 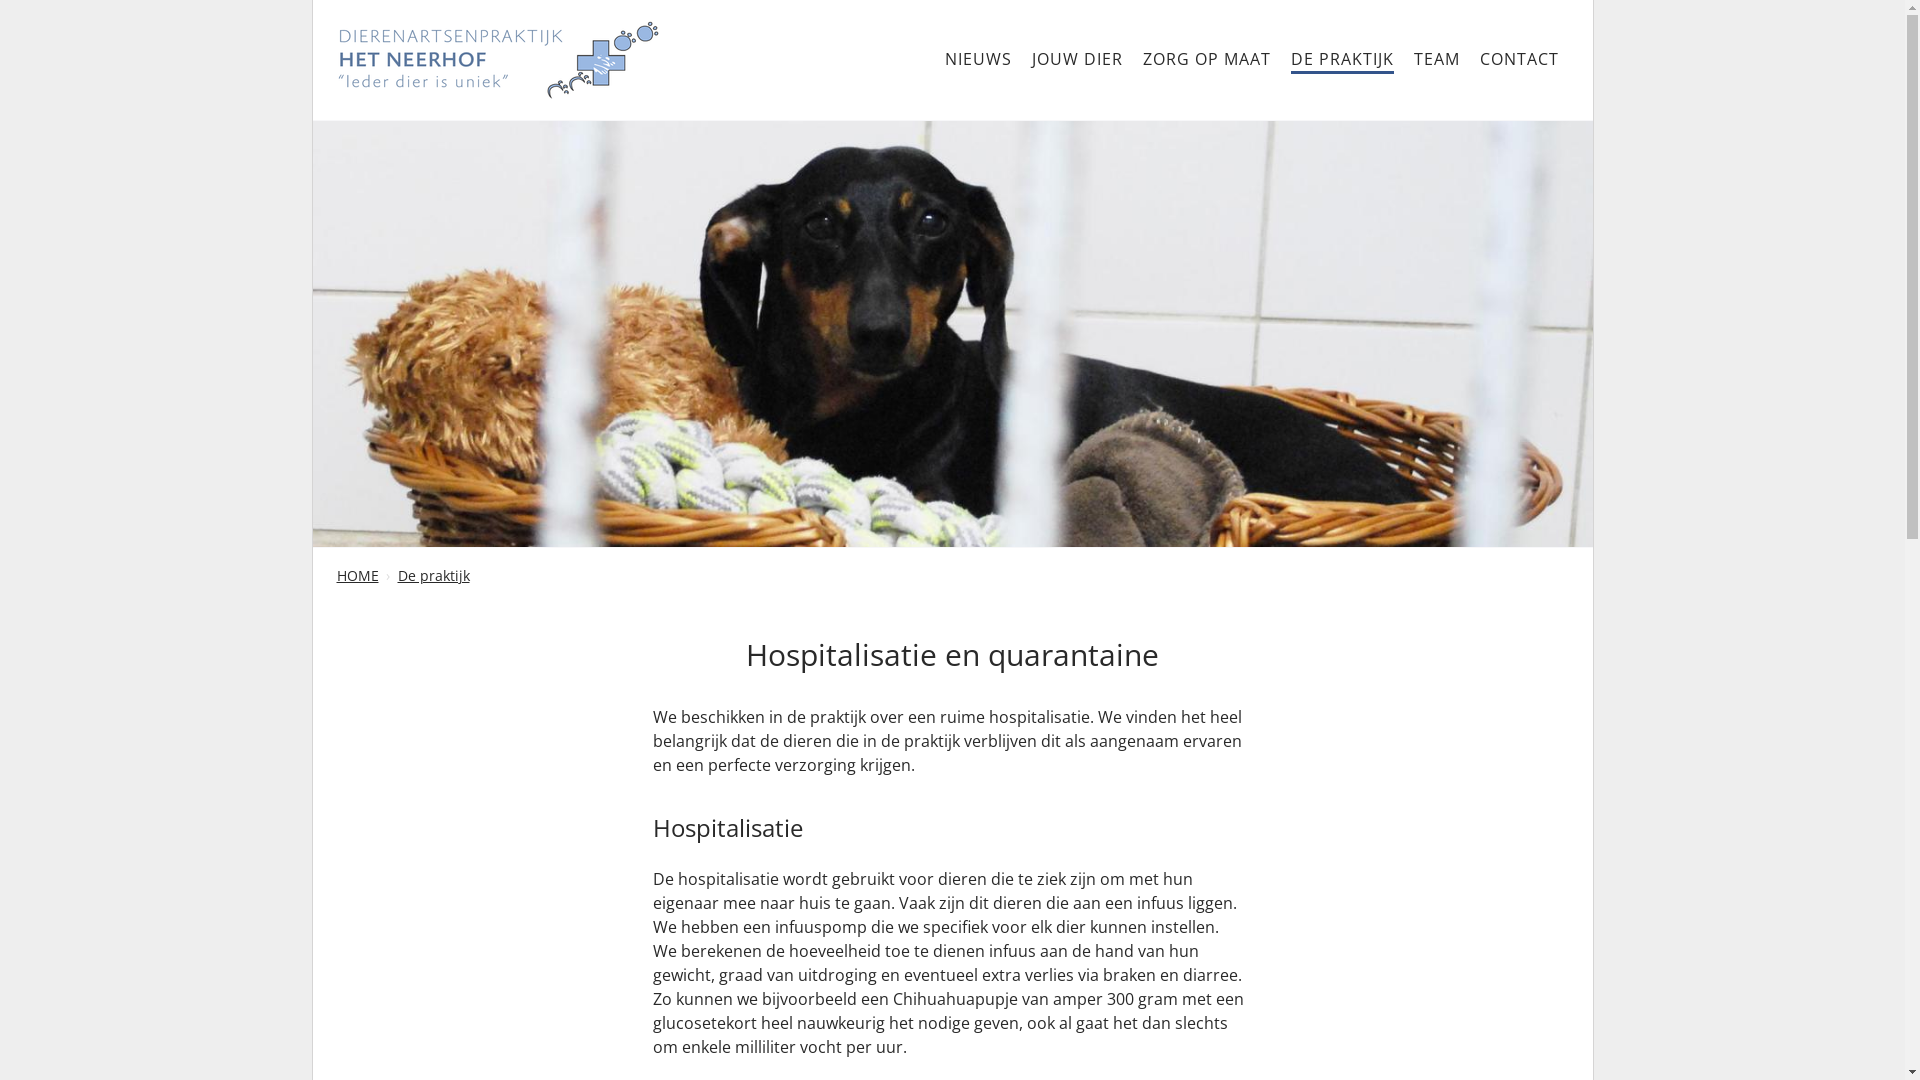 I want to click on 'DE PRAKTIJK', so click(x=1341, y=58).